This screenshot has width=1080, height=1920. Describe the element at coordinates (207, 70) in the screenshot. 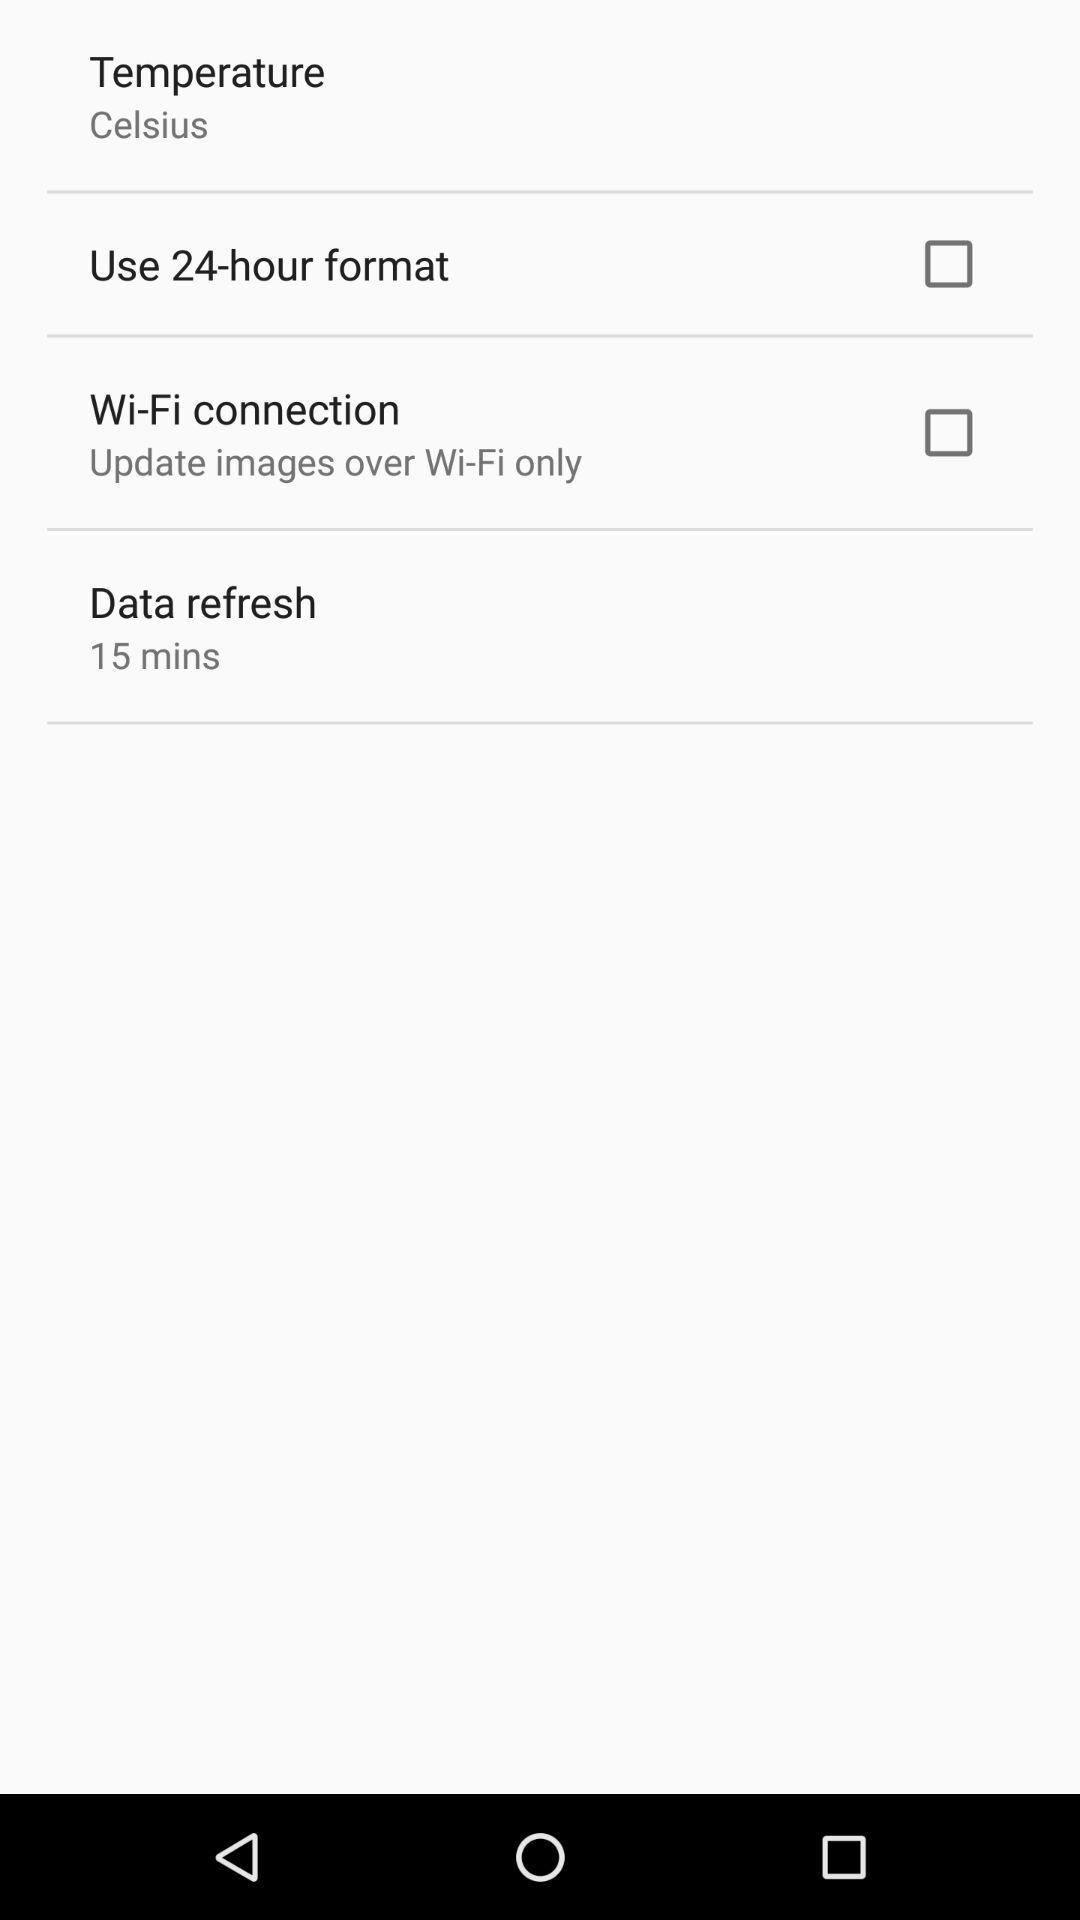

I see `the temperature app` at that location.